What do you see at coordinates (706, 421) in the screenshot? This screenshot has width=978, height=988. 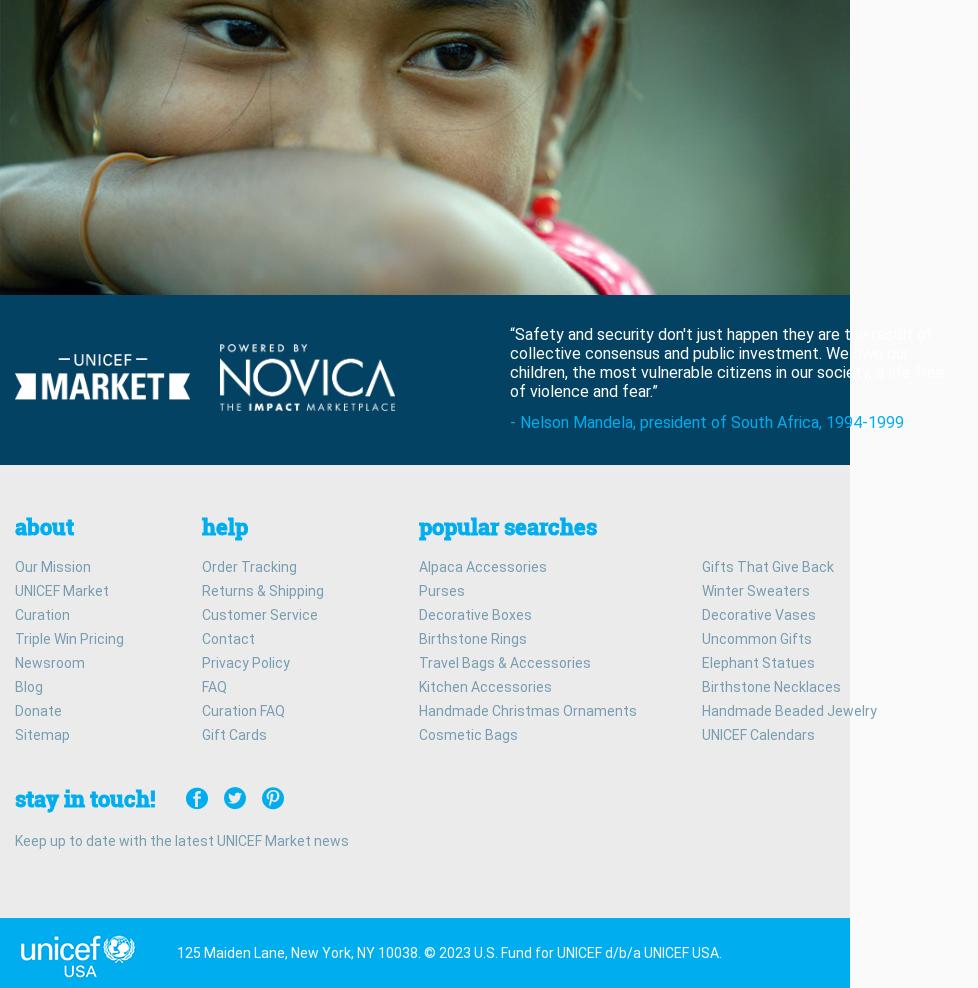 I see `'- Nelson Mandela, president of South Africa, 1994-1999'` at bounding box center [706, 421].